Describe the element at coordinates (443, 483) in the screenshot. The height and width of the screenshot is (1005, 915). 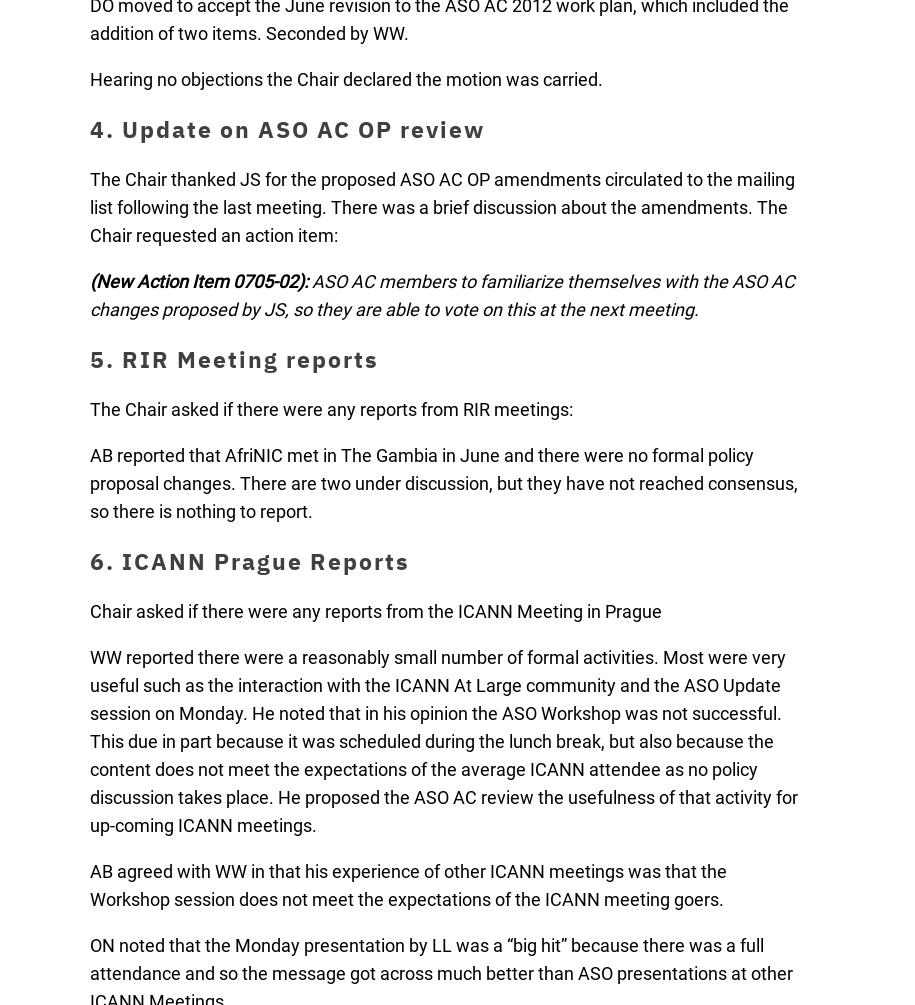
I see `'AB reported that AfriNIC met in The Gambia in June and there were no formal policy proposal changes. There are two under discussion, but they have not reached consensus, so there is nothing to report.'` at that location.